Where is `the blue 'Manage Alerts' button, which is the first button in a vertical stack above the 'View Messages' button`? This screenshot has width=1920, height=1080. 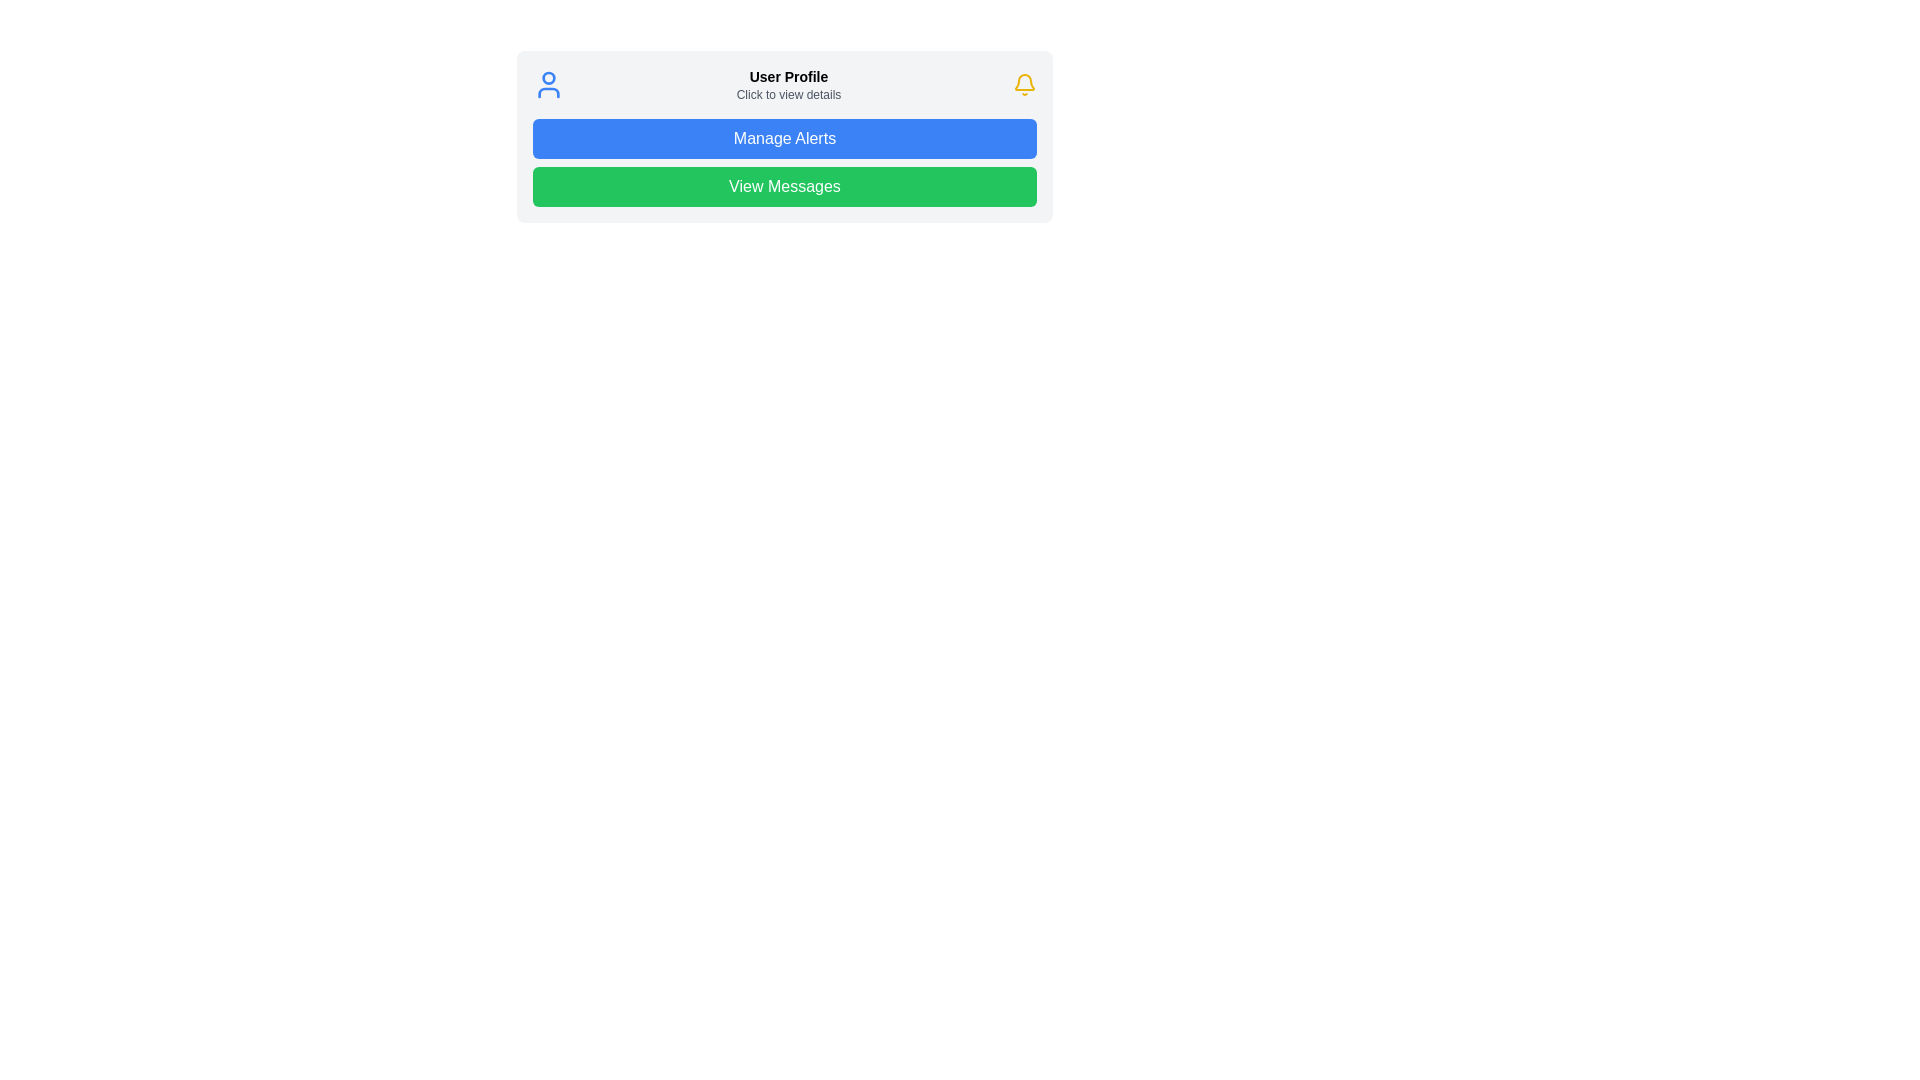 the blue 'Manage Alerts' button, which is the first button in a vertical stack above the 'View Messages' button is located at coordinates (784, 136).